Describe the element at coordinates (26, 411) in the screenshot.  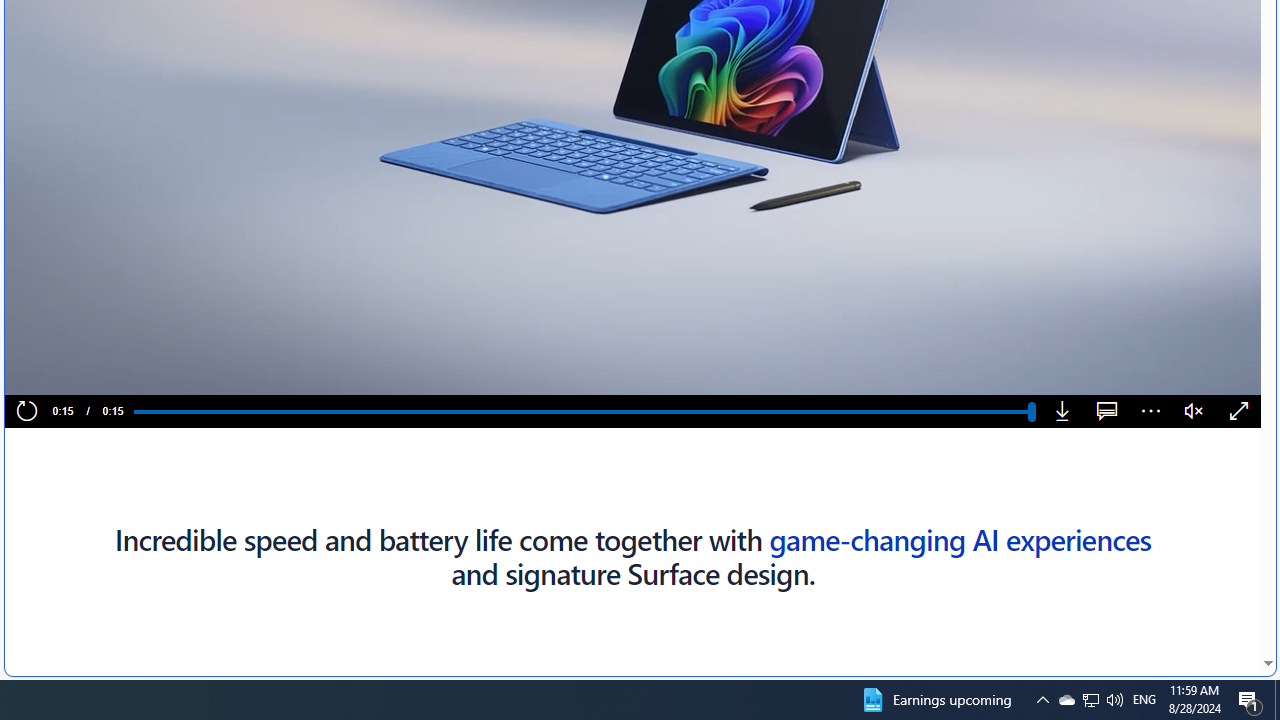
I see `'Replay'` at that location.